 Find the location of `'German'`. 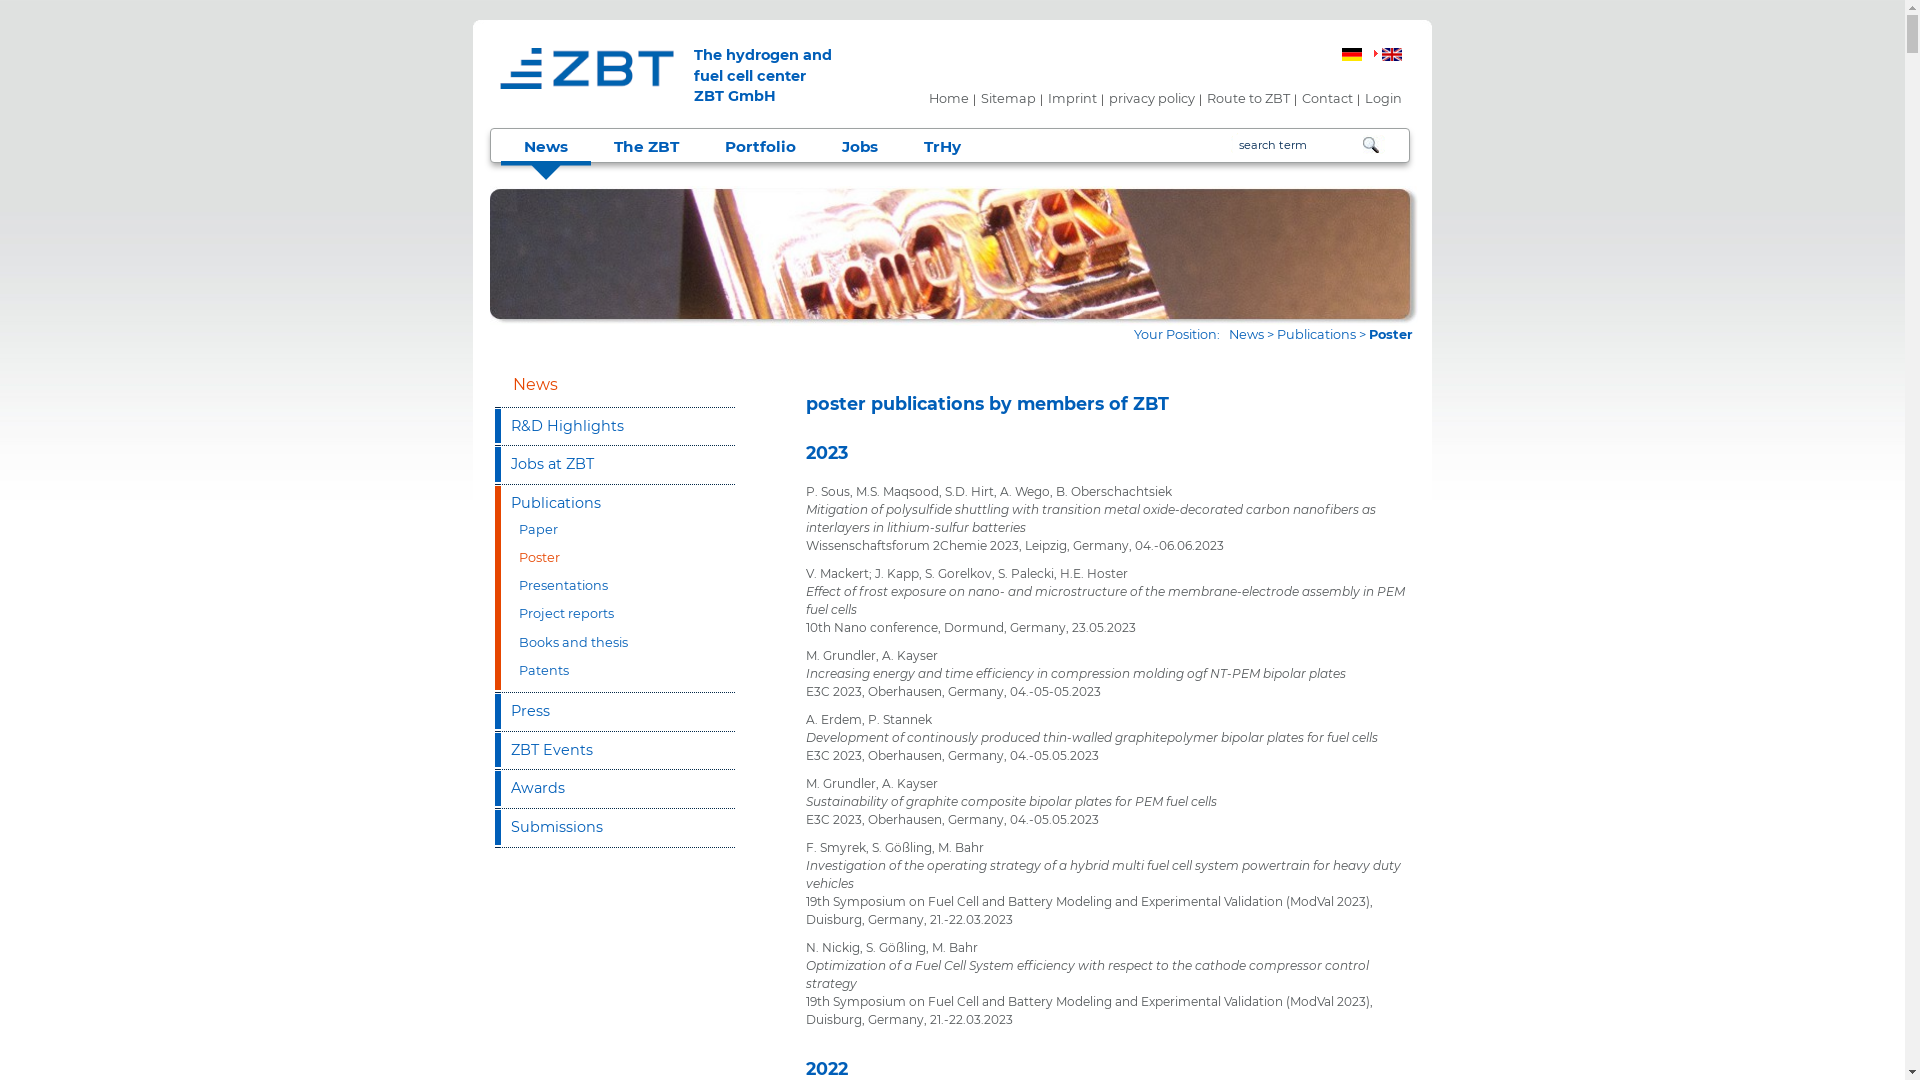

'German' is located at coordinates (1352, 53).